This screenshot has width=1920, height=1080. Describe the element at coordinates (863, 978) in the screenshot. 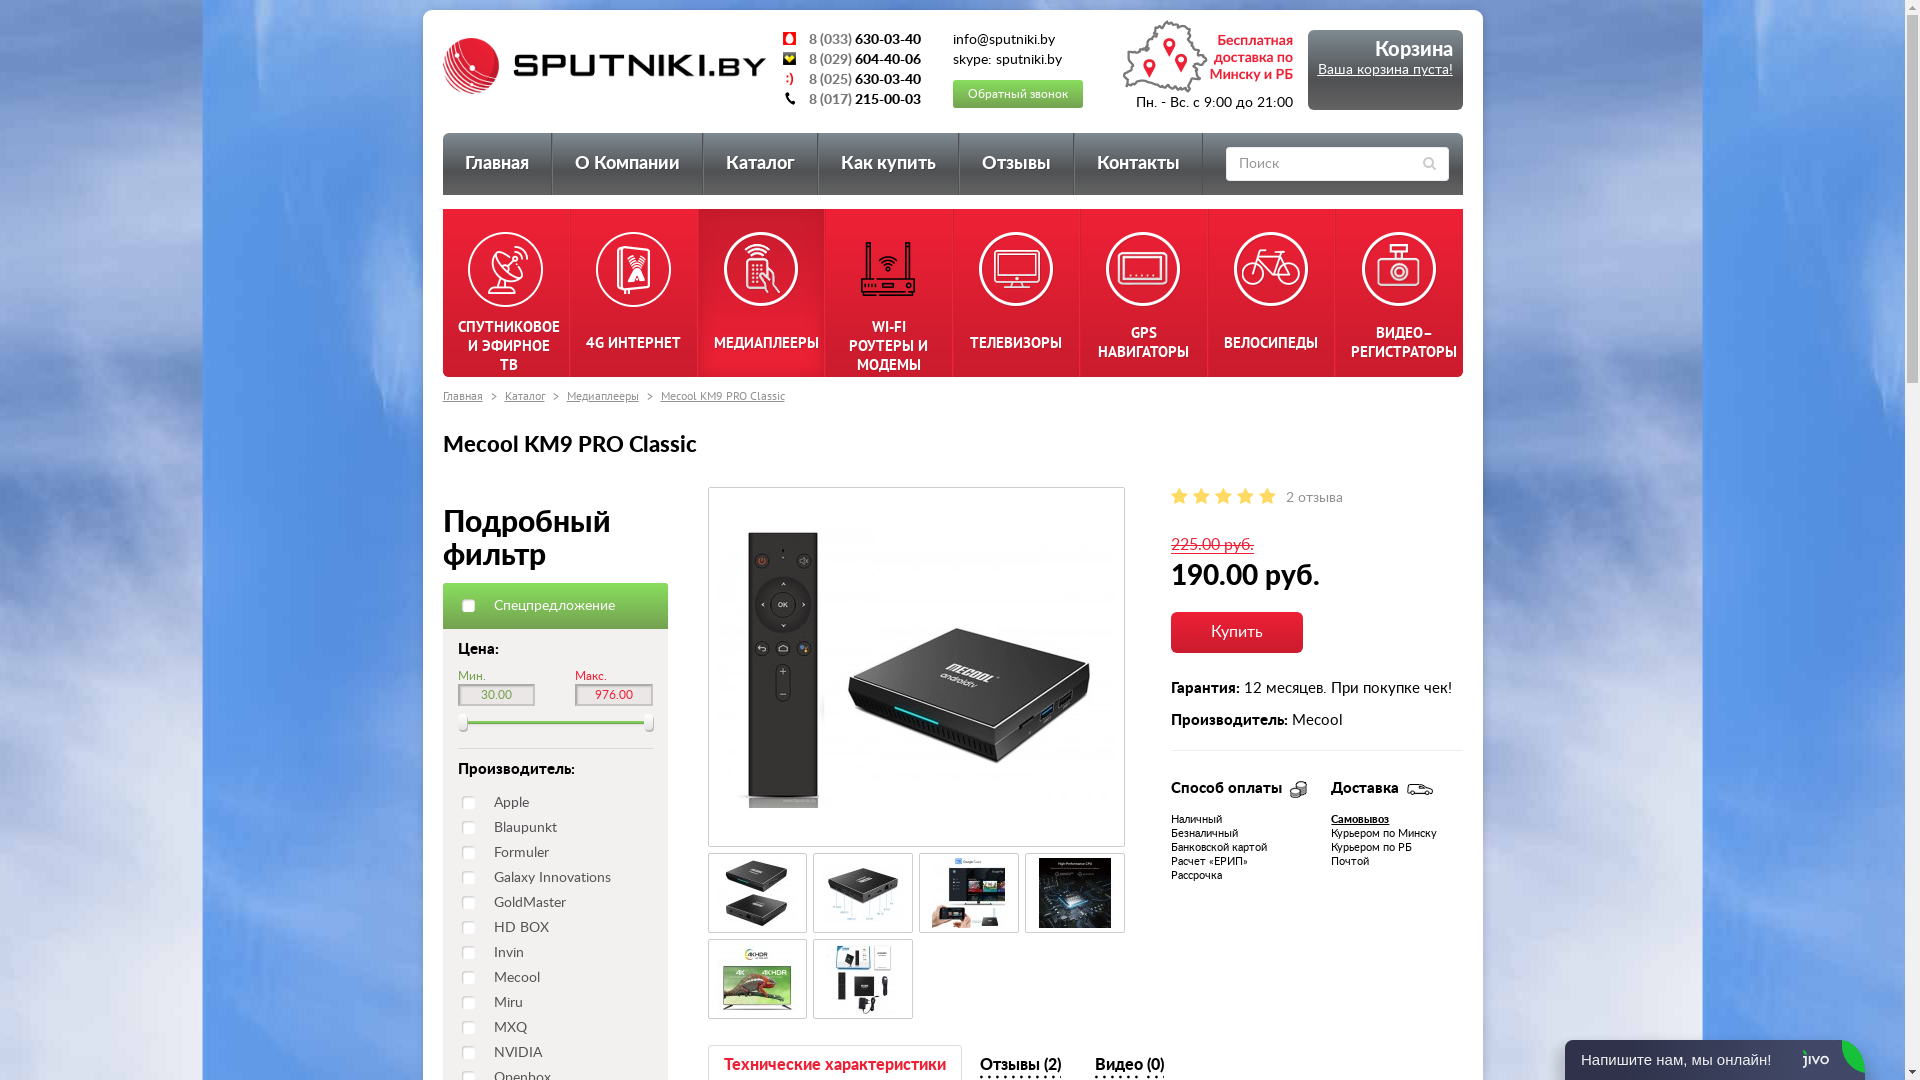

I see `'Mecool KM9 PRO Classic'` at that location.